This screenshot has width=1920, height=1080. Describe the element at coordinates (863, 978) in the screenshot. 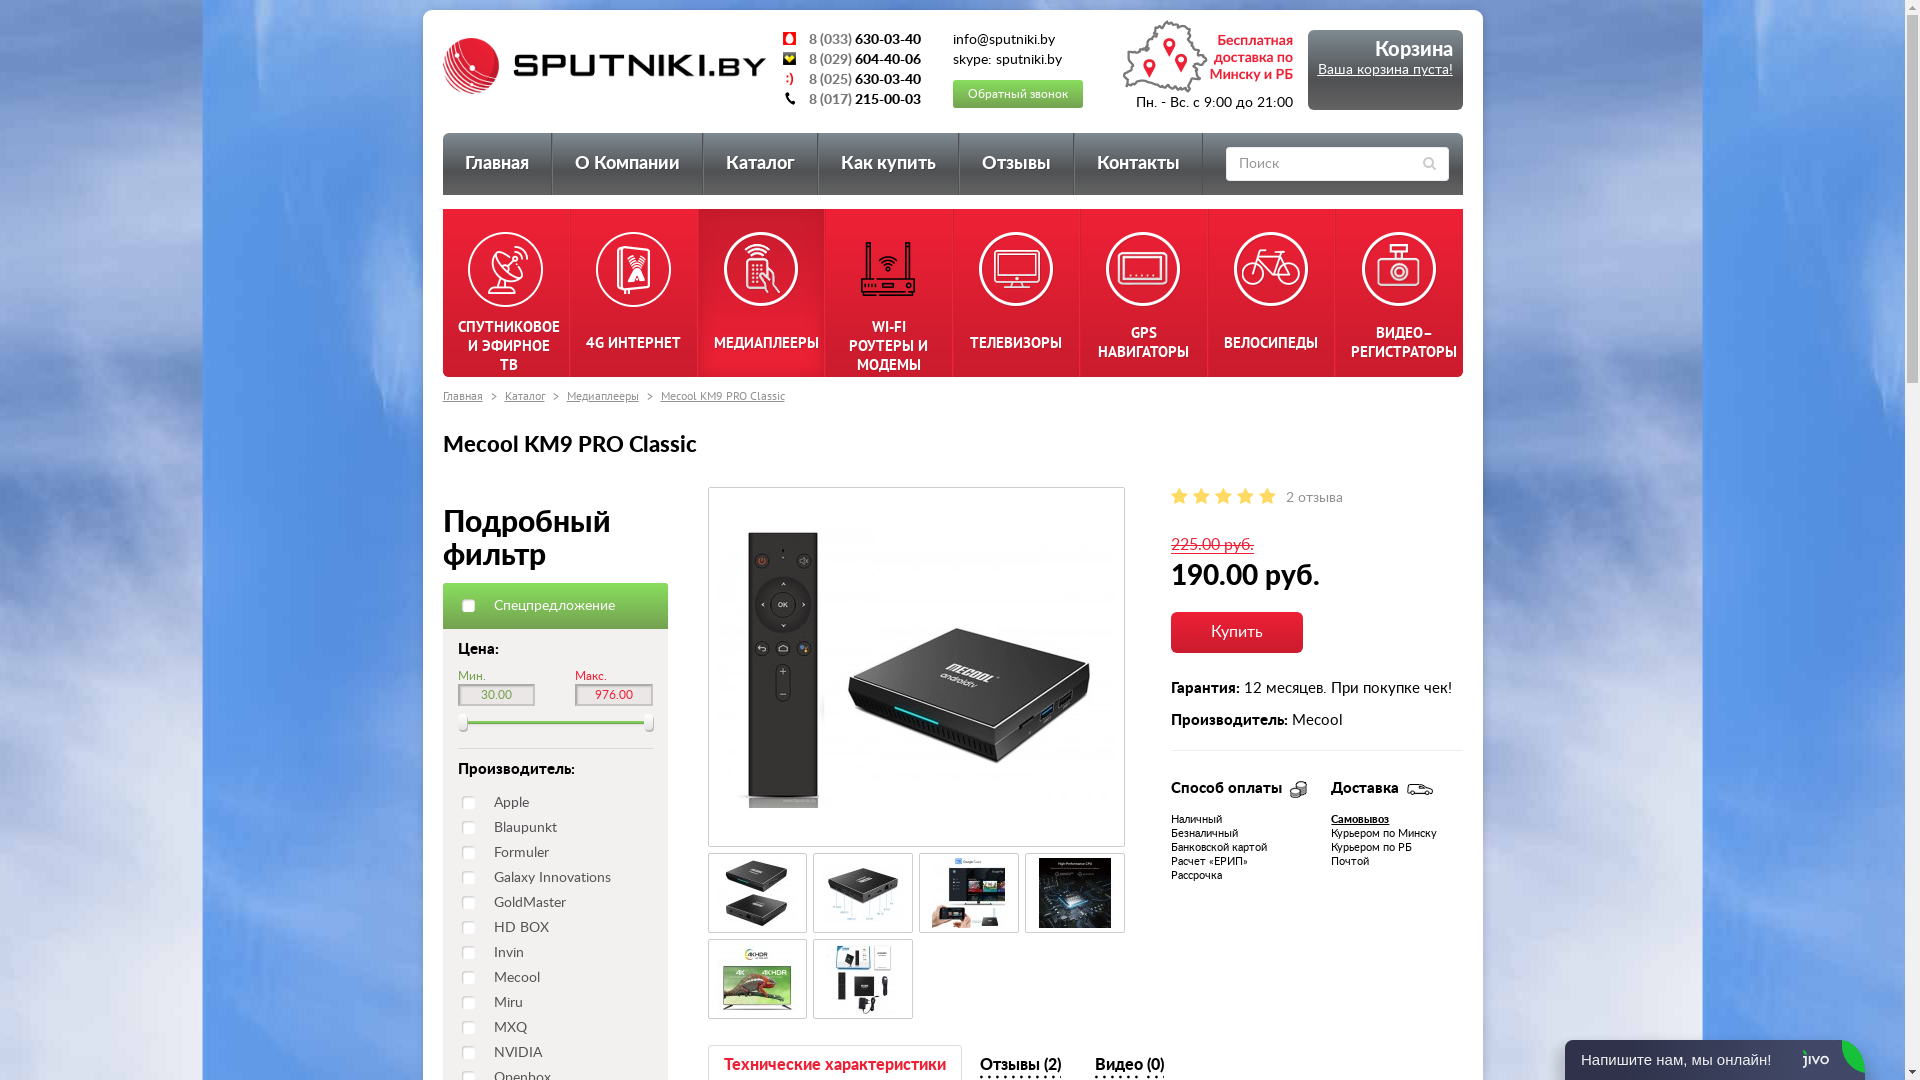

I see `'Mecool KM9 PRO Classic'` at that location.